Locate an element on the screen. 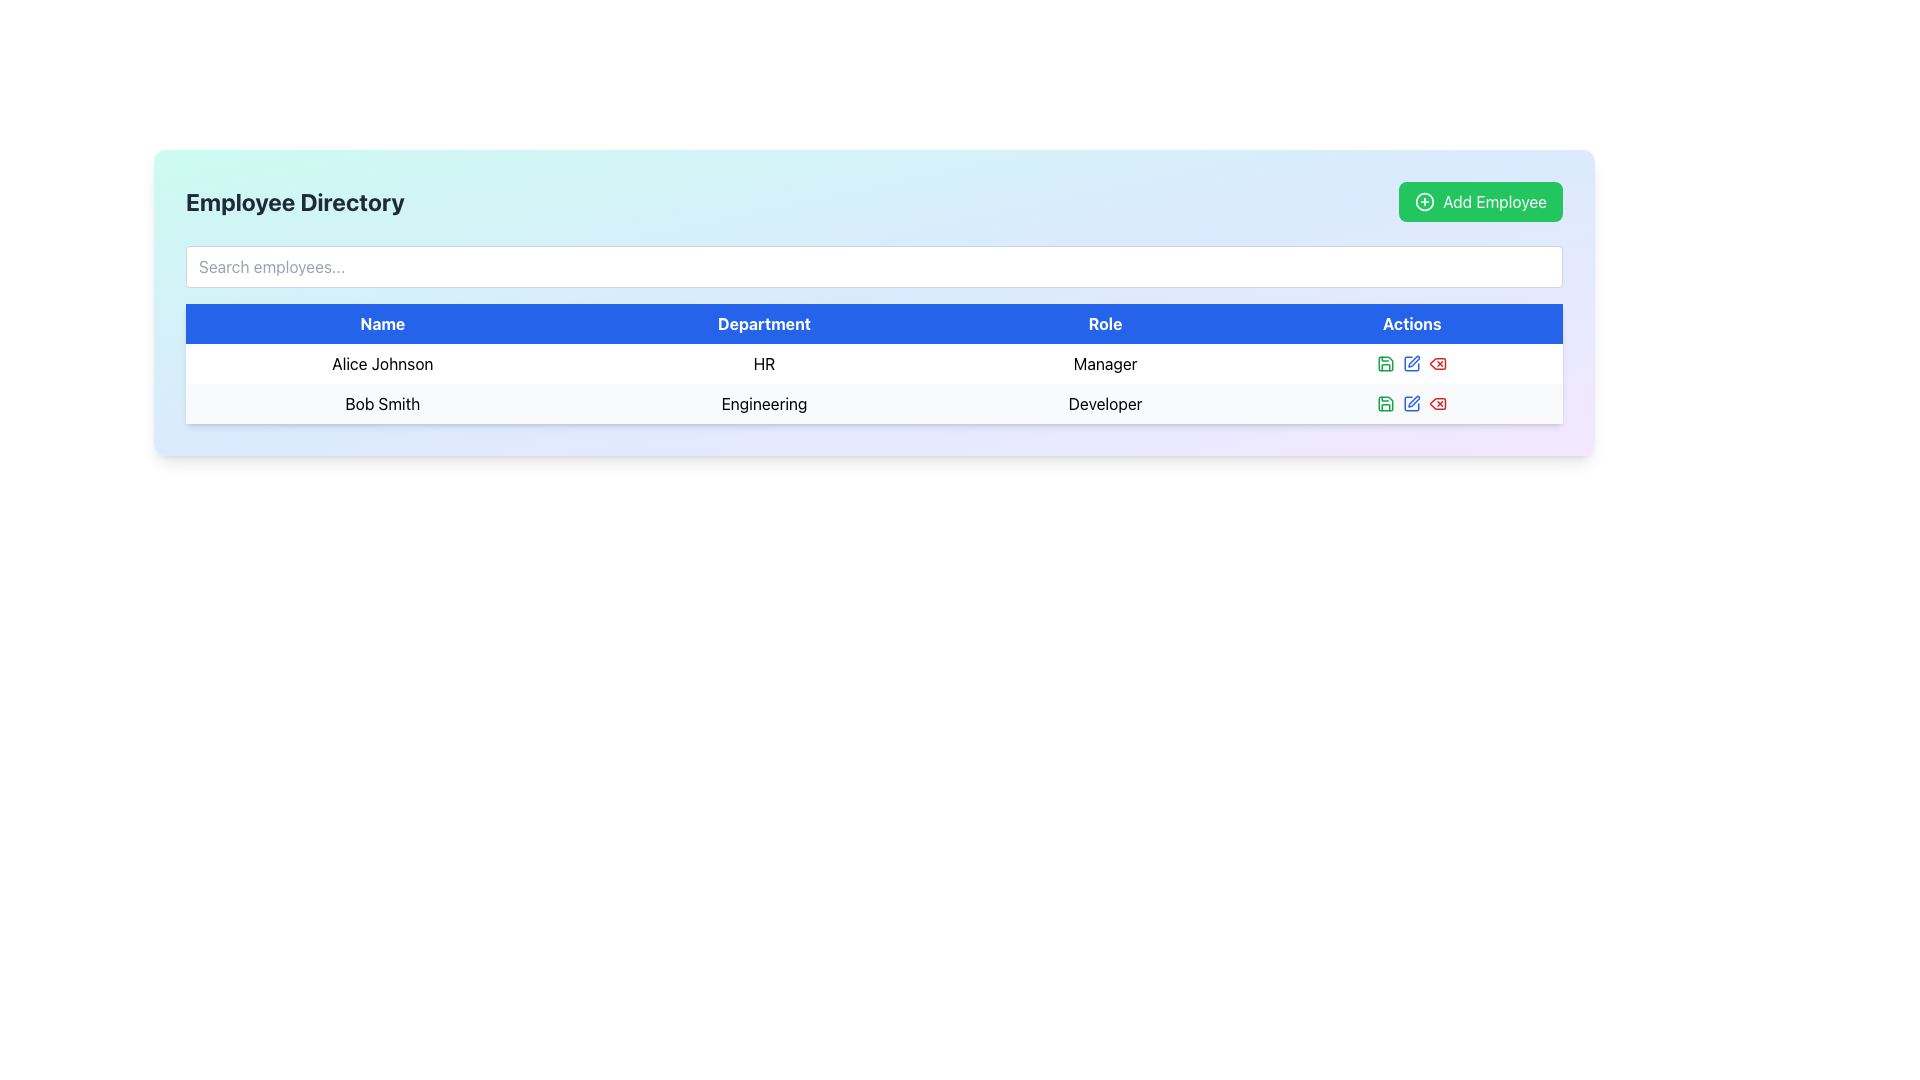  the save button located in the 'Actions' column of the table for the first row representing 'Alice Johnson' is located at coordinates (1385, 404).